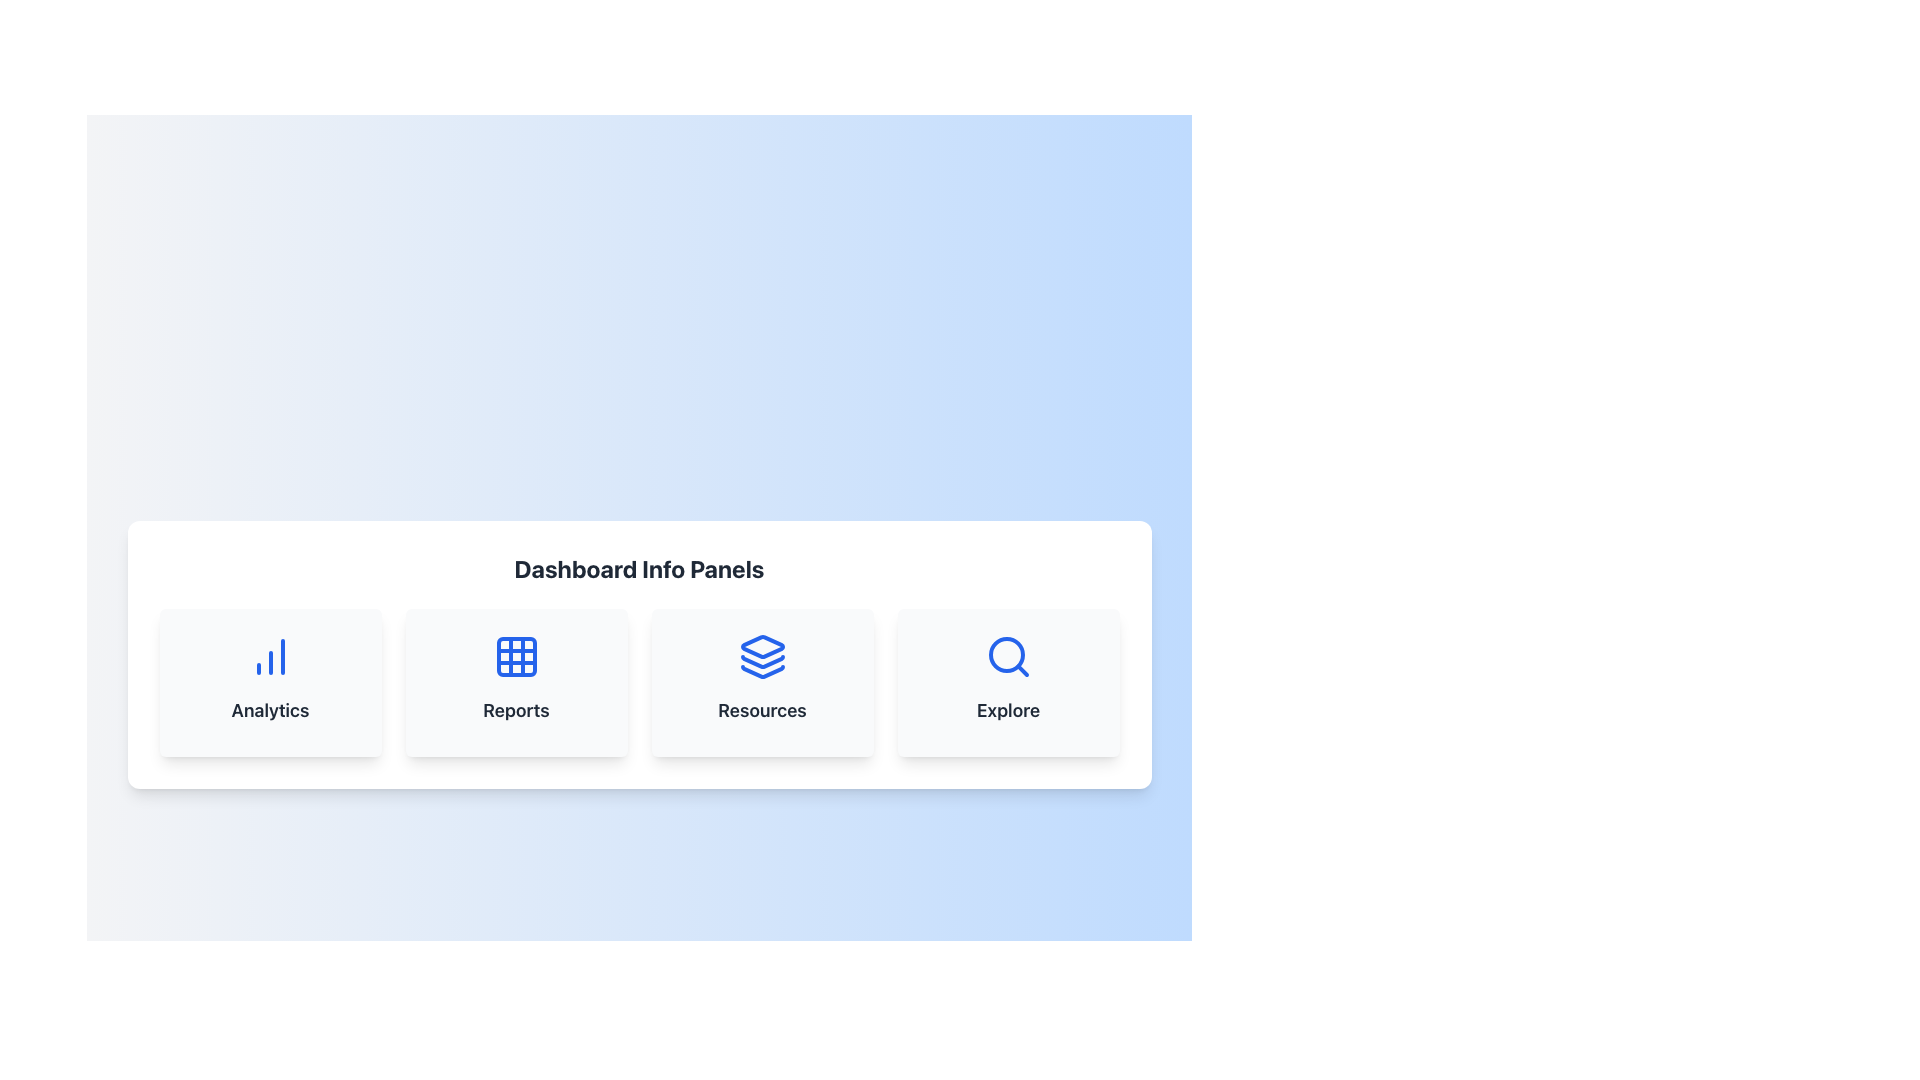 The height and width of the screenshot is (1080, 1920). Describe the element at coordinates (761, 681) in the screenshot. I see `the 'Resources' card in the Dashboard Info Panels section to trigger visual effects` at that location.